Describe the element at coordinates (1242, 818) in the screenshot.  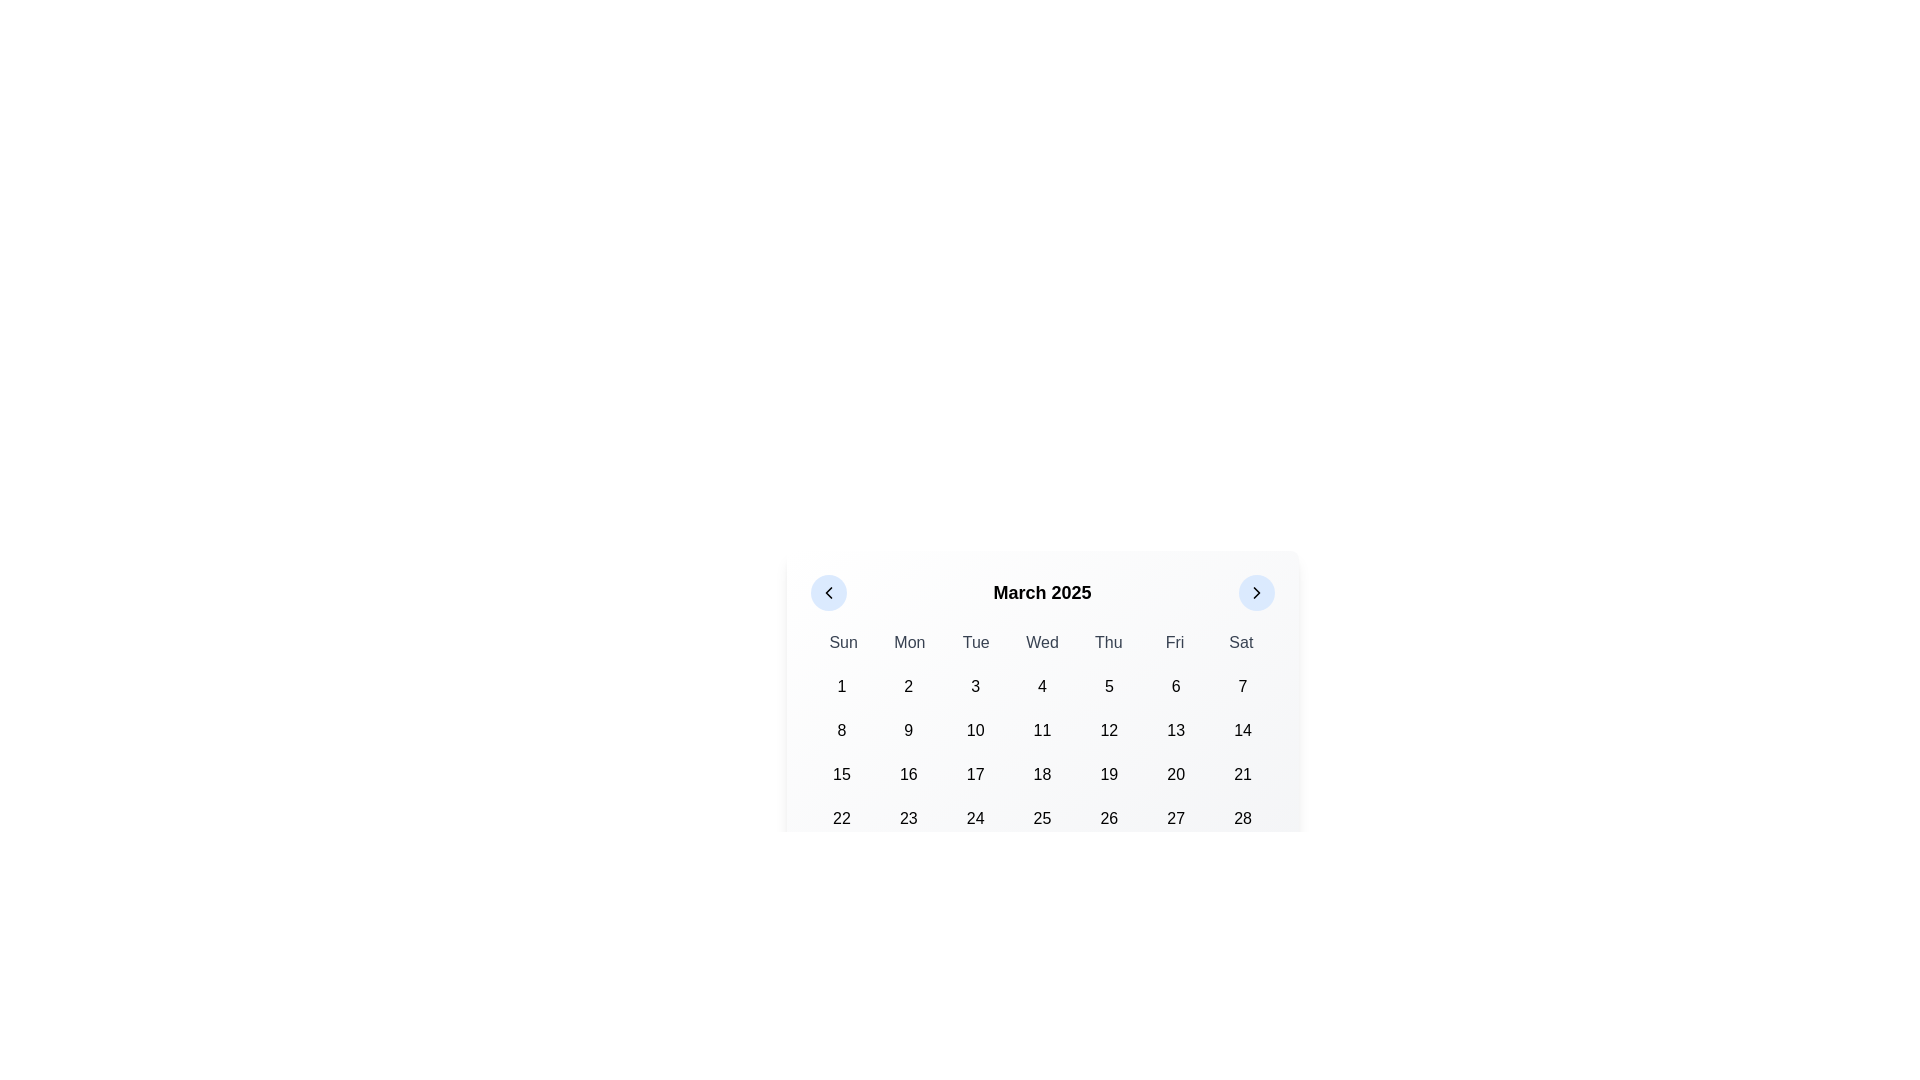
I see `the clickable calendar date cell displaying the number '28' in bold black font, located in the bottom-right corner of the calendar grid under the 'Fri' column` at that location.